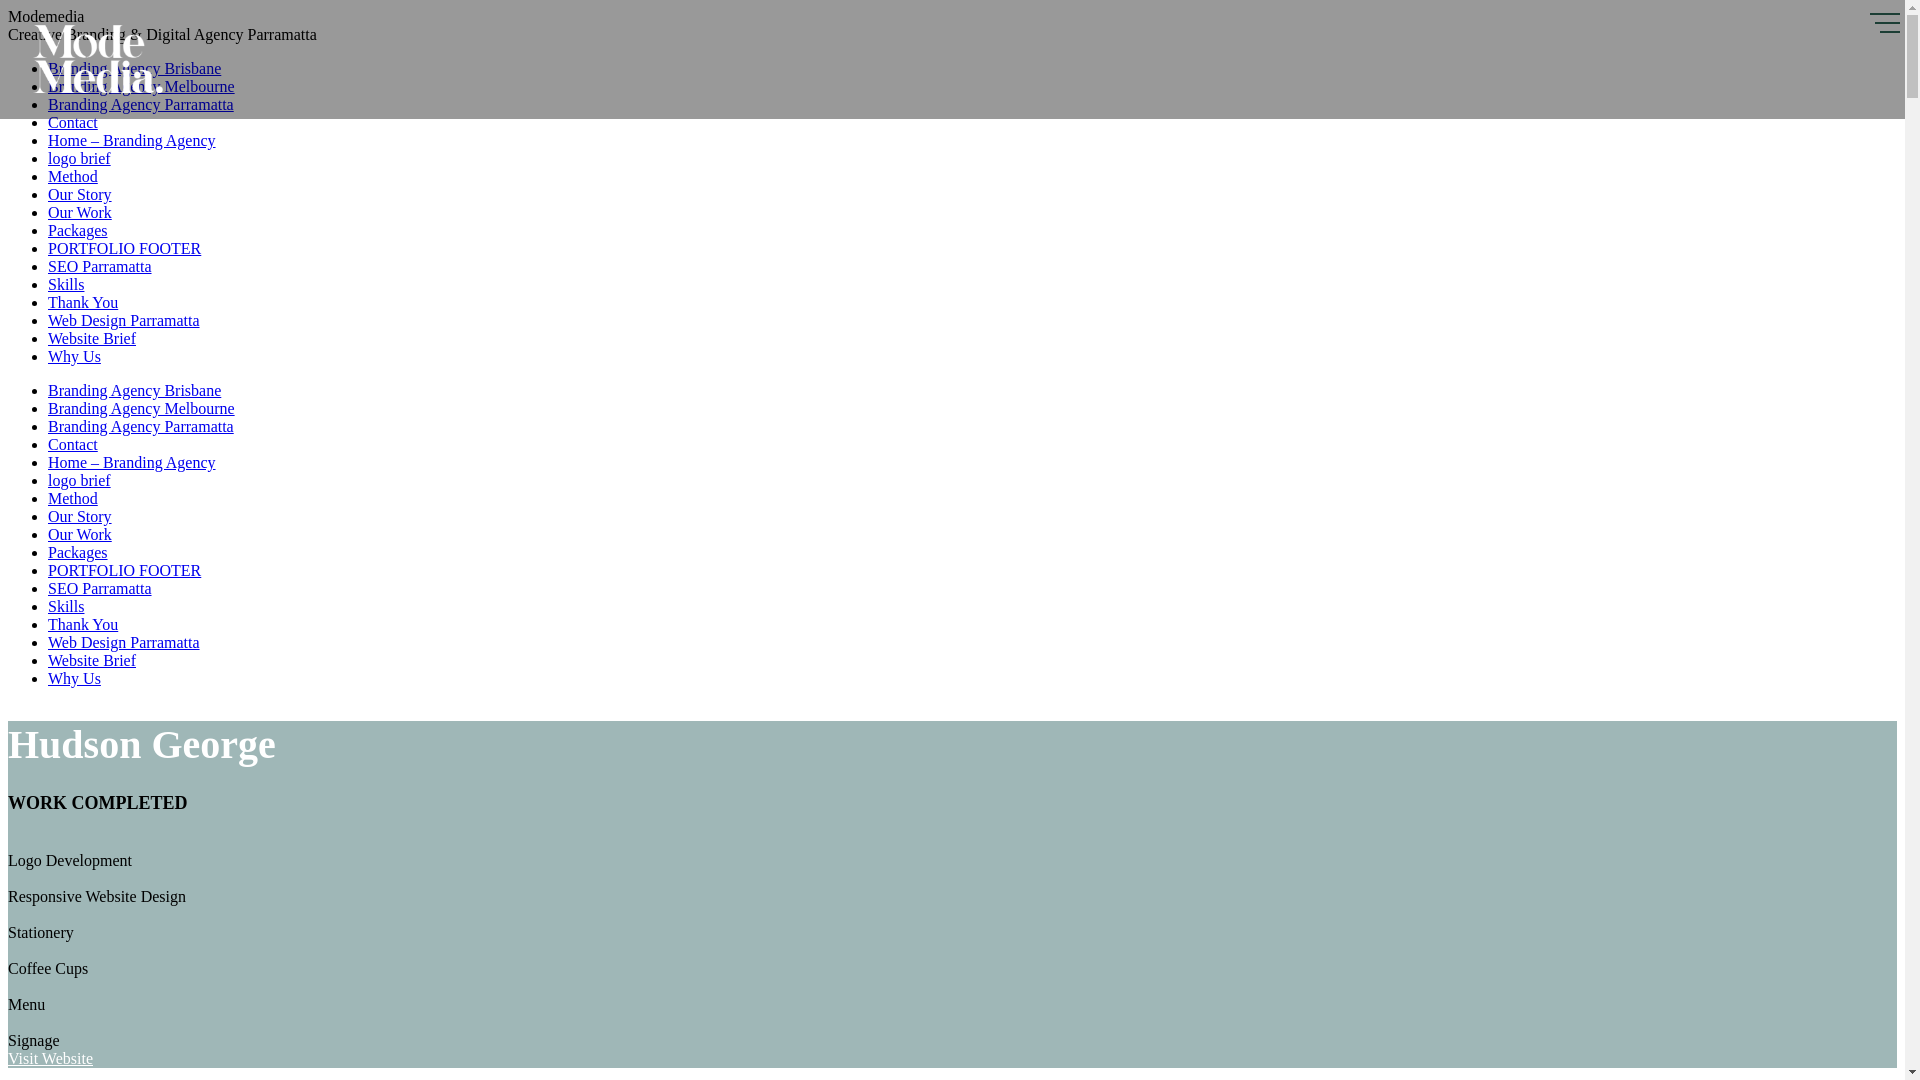  Describe the element at coordinates (133, 67) in the screenshot. I see `'Branding Agency Brisbane'` at that location.